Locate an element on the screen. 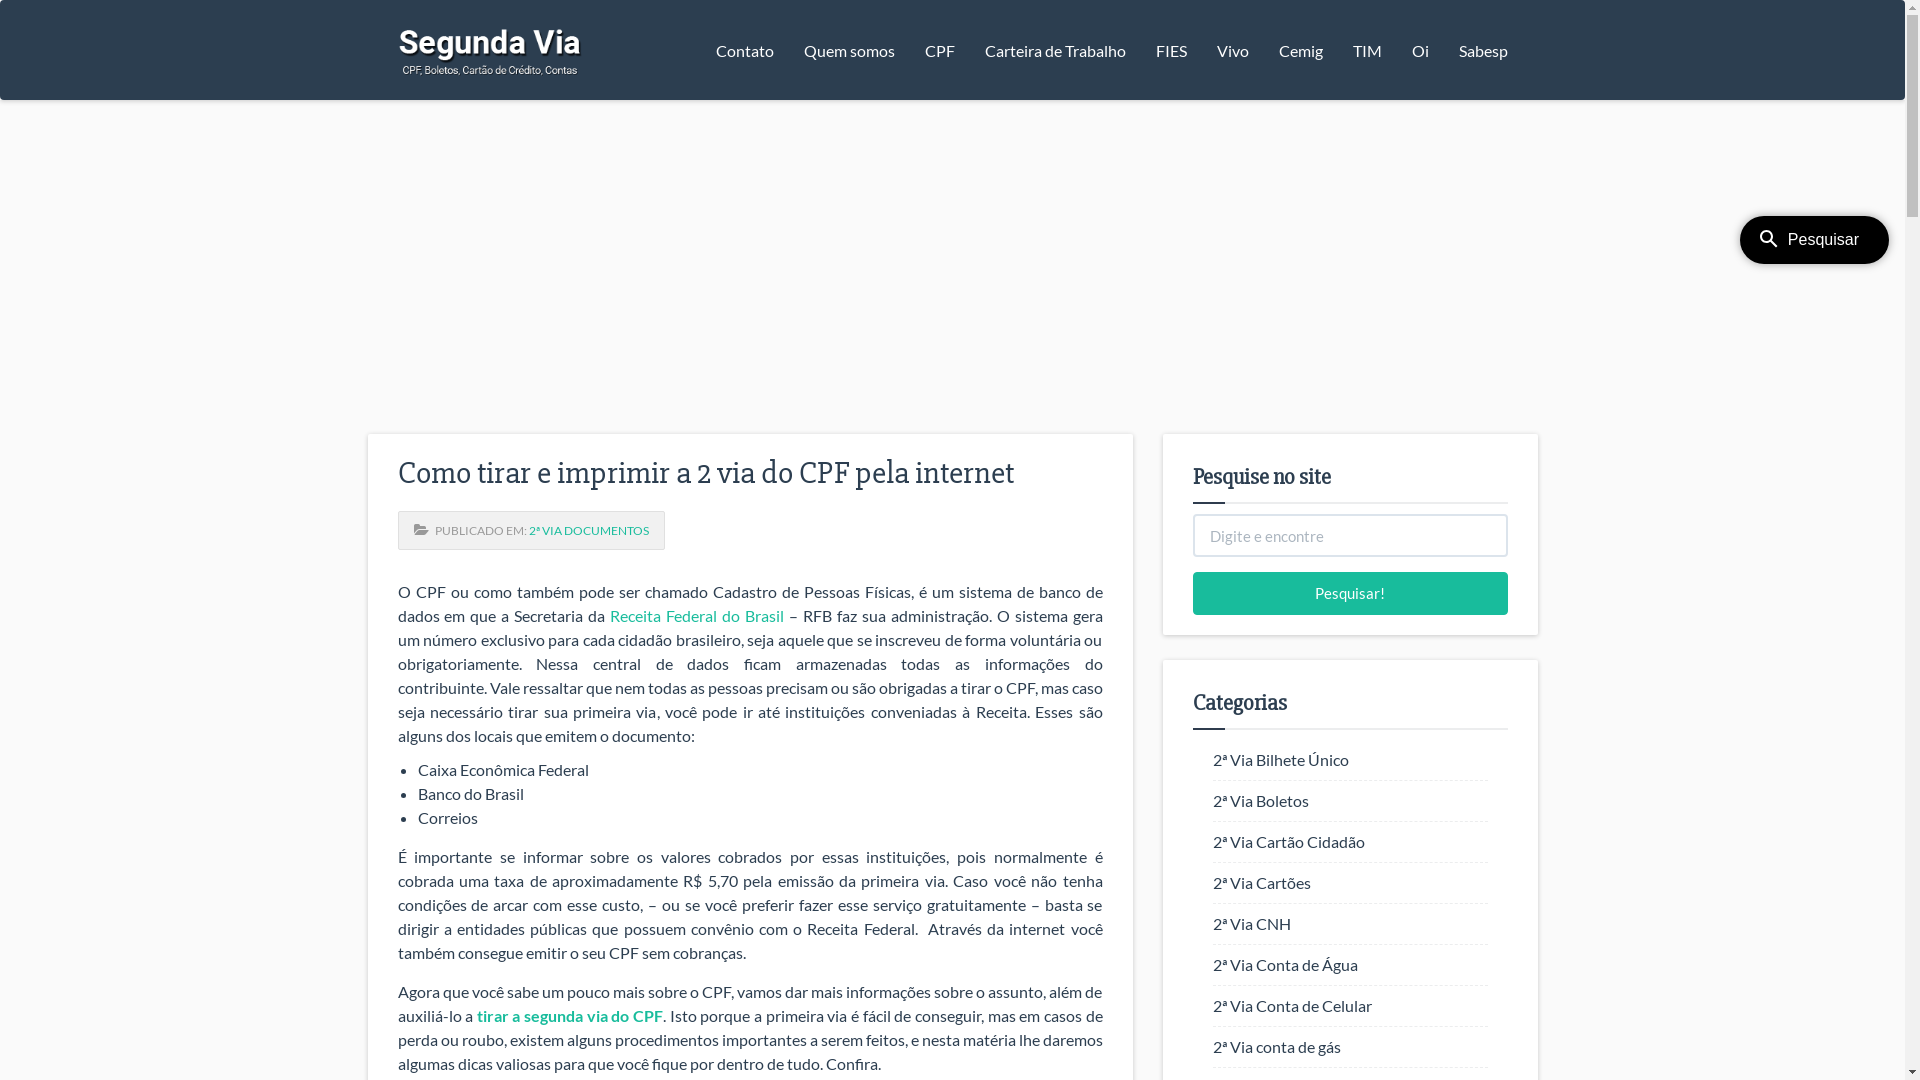 Image resolution: width=1920 pixels, height=1080 pixels. 'Quem somos' is located at coordinates (848, 49).